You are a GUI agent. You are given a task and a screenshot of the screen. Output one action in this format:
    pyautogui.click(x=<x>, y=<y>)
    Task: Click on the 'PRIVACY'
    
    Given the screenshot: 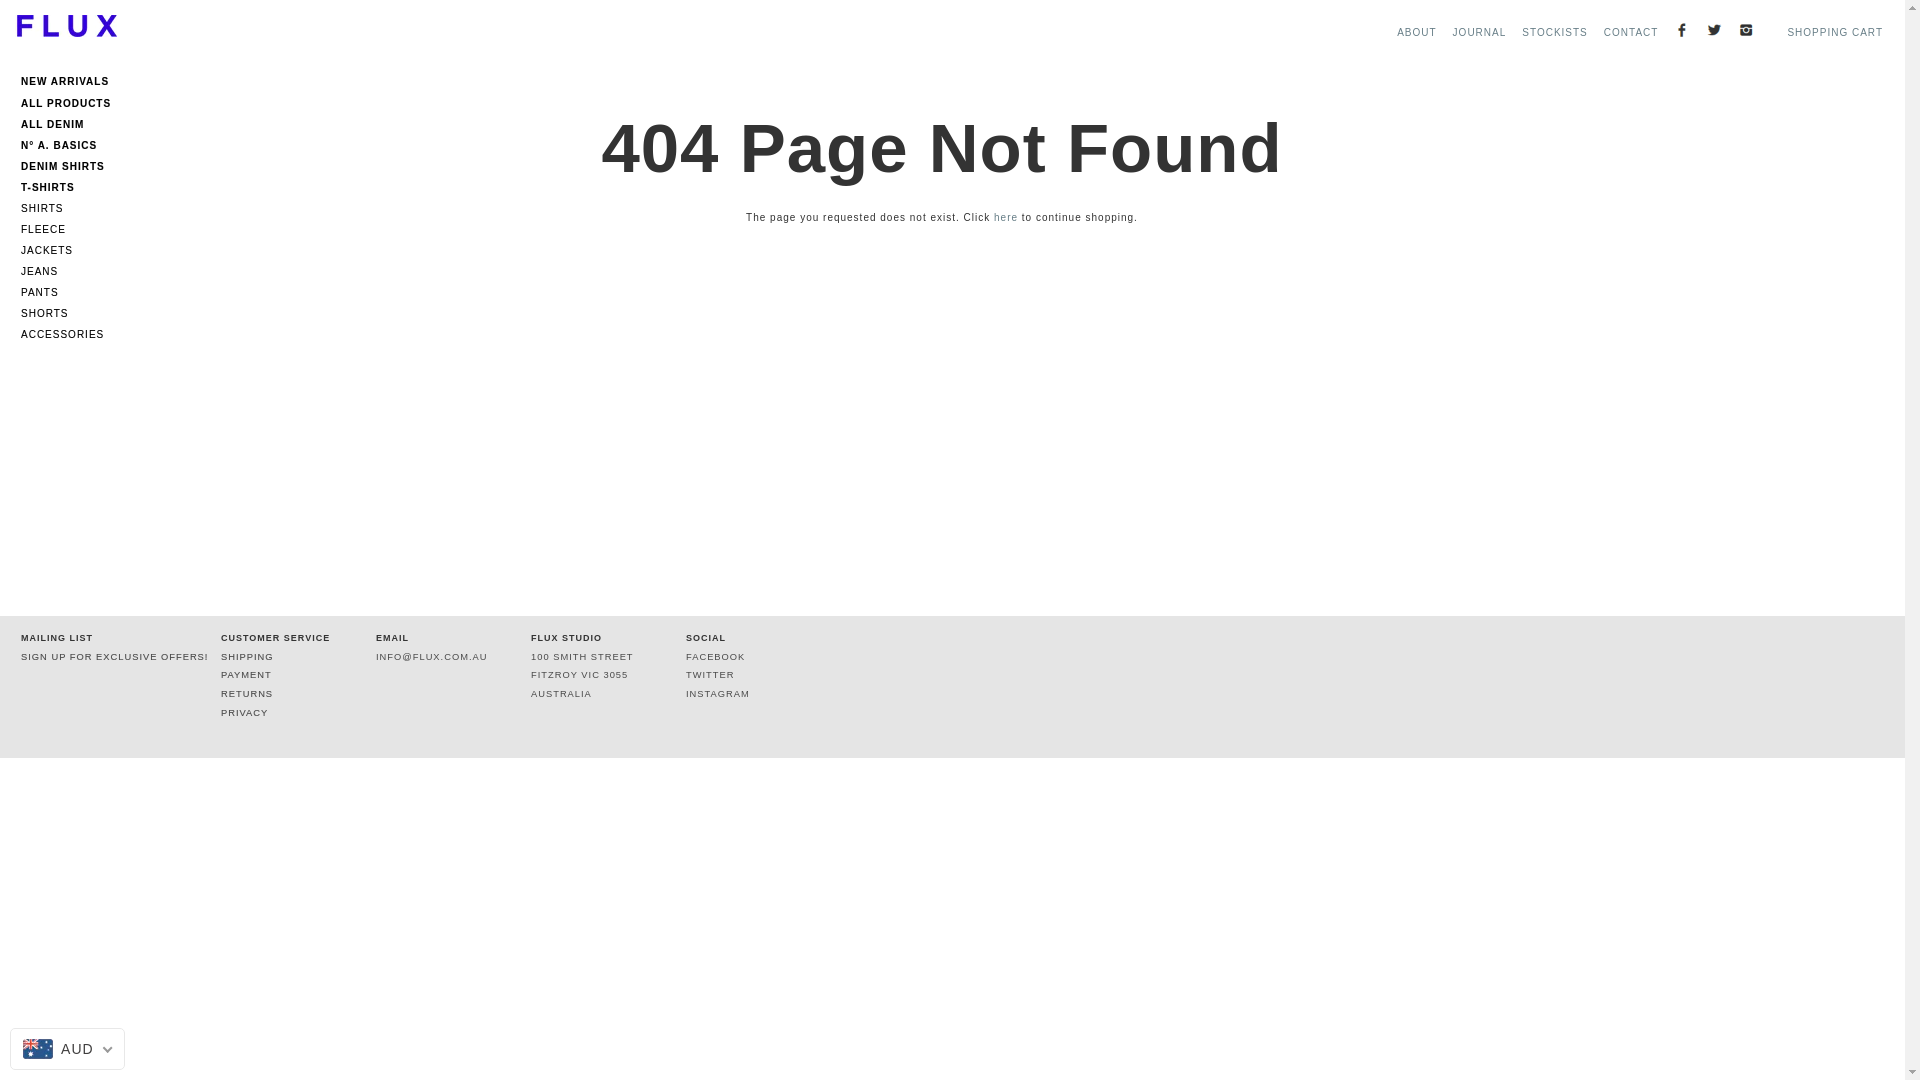 What is the action you would take?
    pyautogui.click(x=243, y=712)
    